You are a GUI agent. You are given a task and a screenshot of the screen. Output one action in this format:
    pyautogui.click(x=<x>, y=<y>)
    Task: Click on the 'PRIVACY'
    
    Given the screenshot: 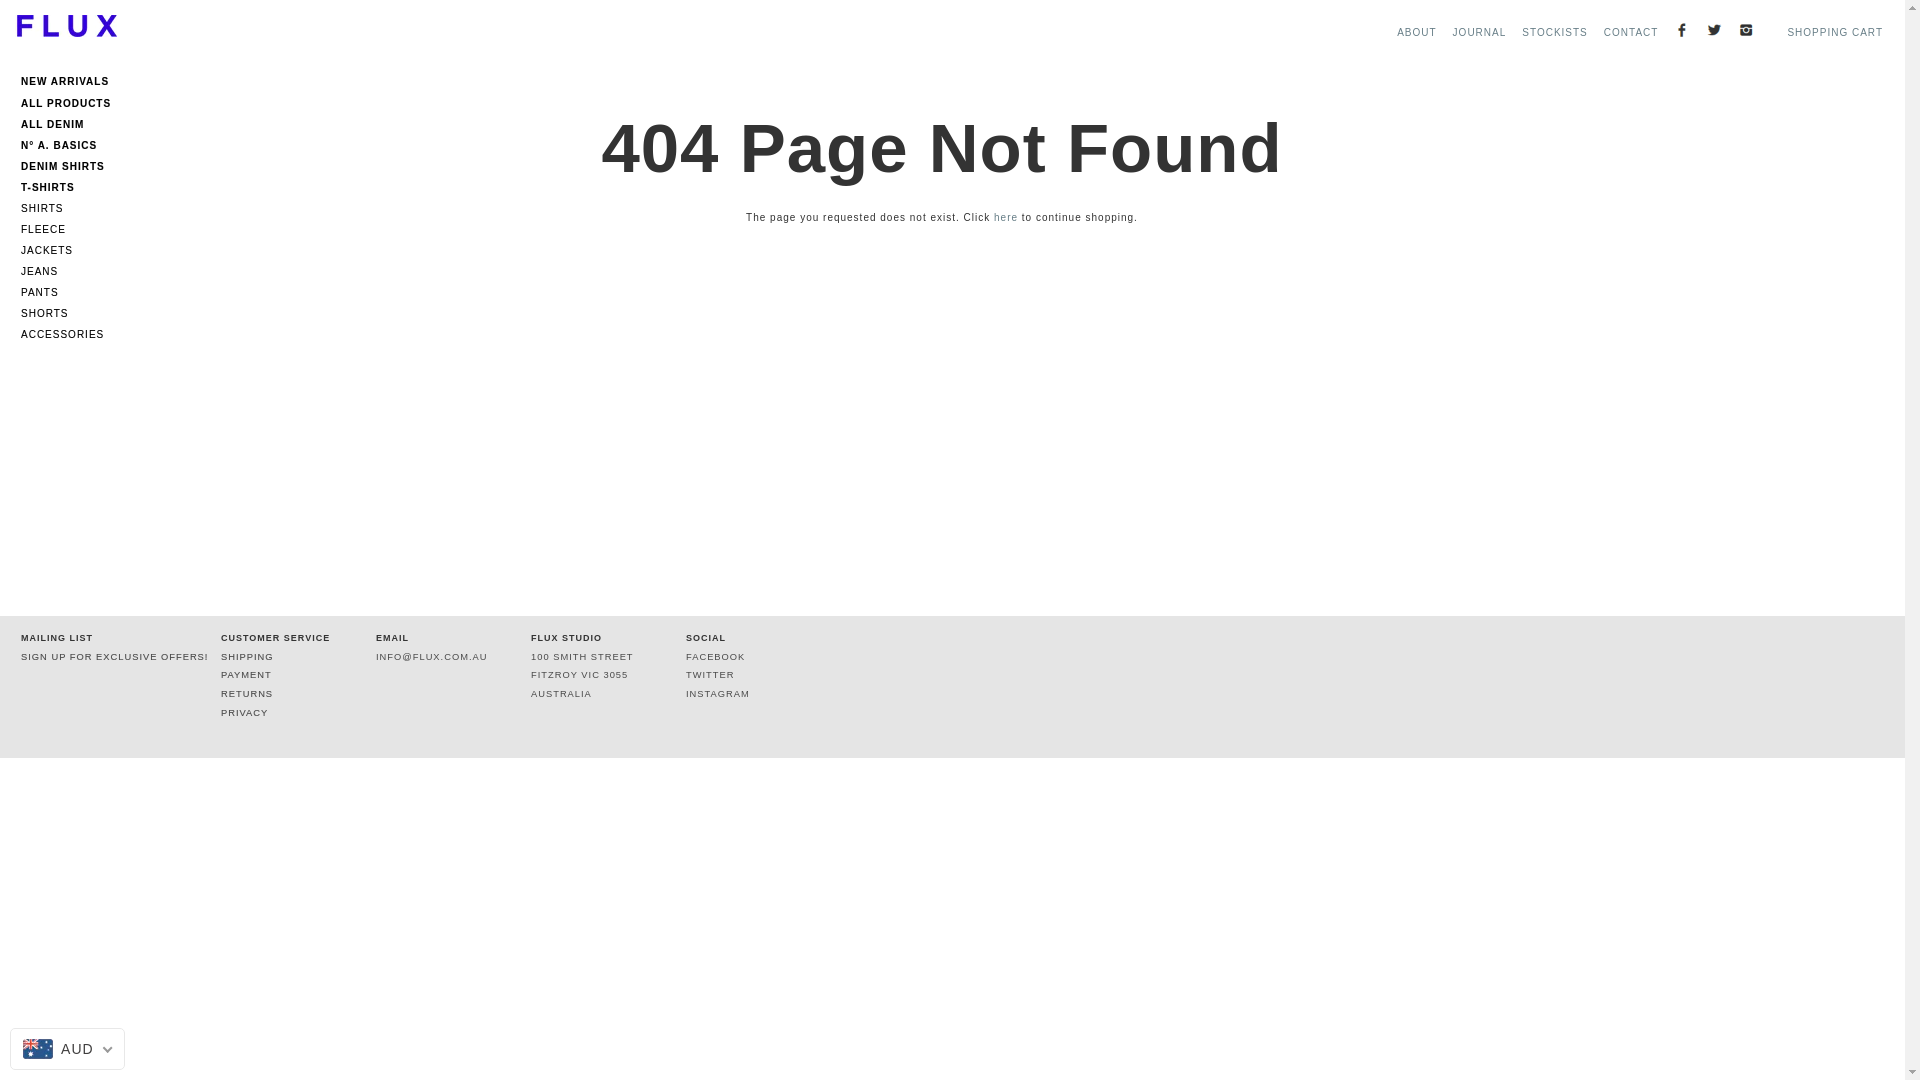 What is the action you would take?
    pyautogui.click(x=243, y=712)
    